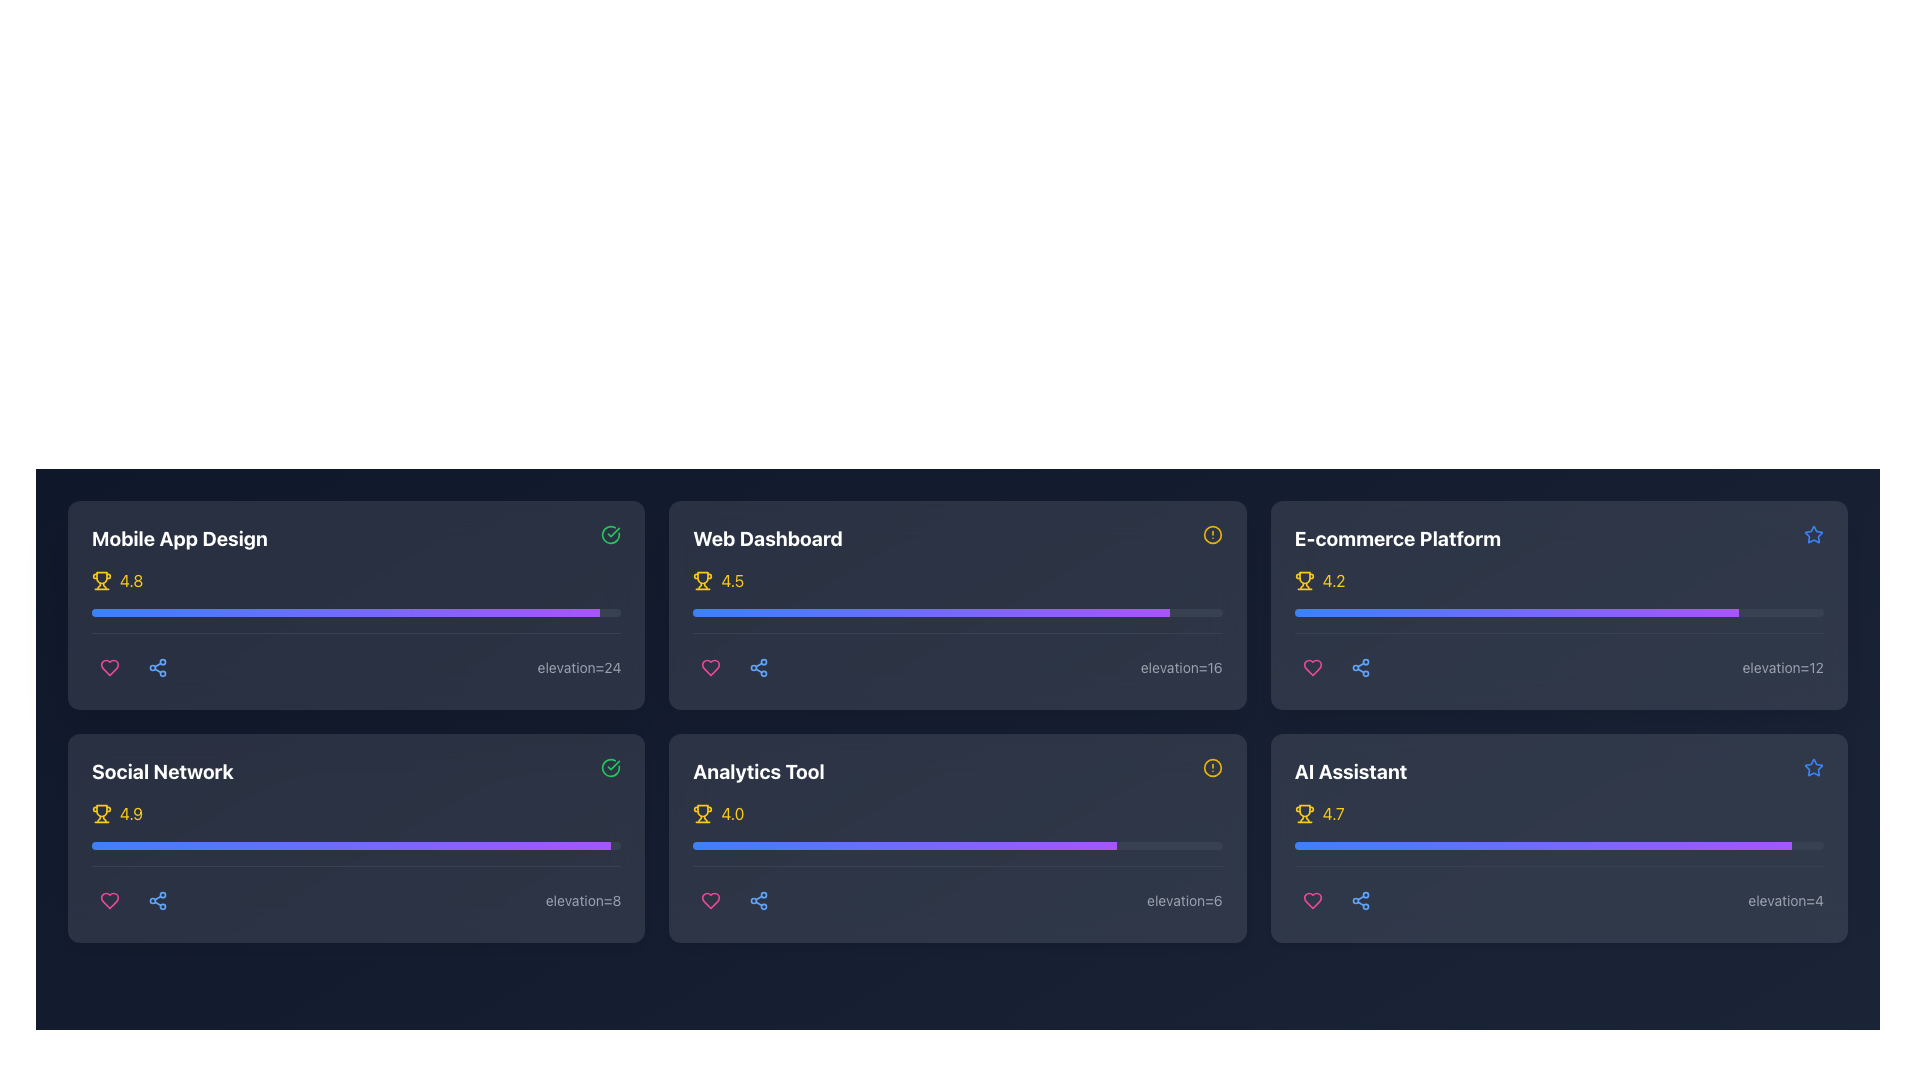 This screenshot has height=1080, width=1920. Describe the element at coordinates (1558, 845) in the screenshot. I see `the Progress bar that visually represents the completion metric associated with the 'AI Assistant' entity, located in the bottom-right section of the interface grid, beneath the rating text and trophy icon` at that location.